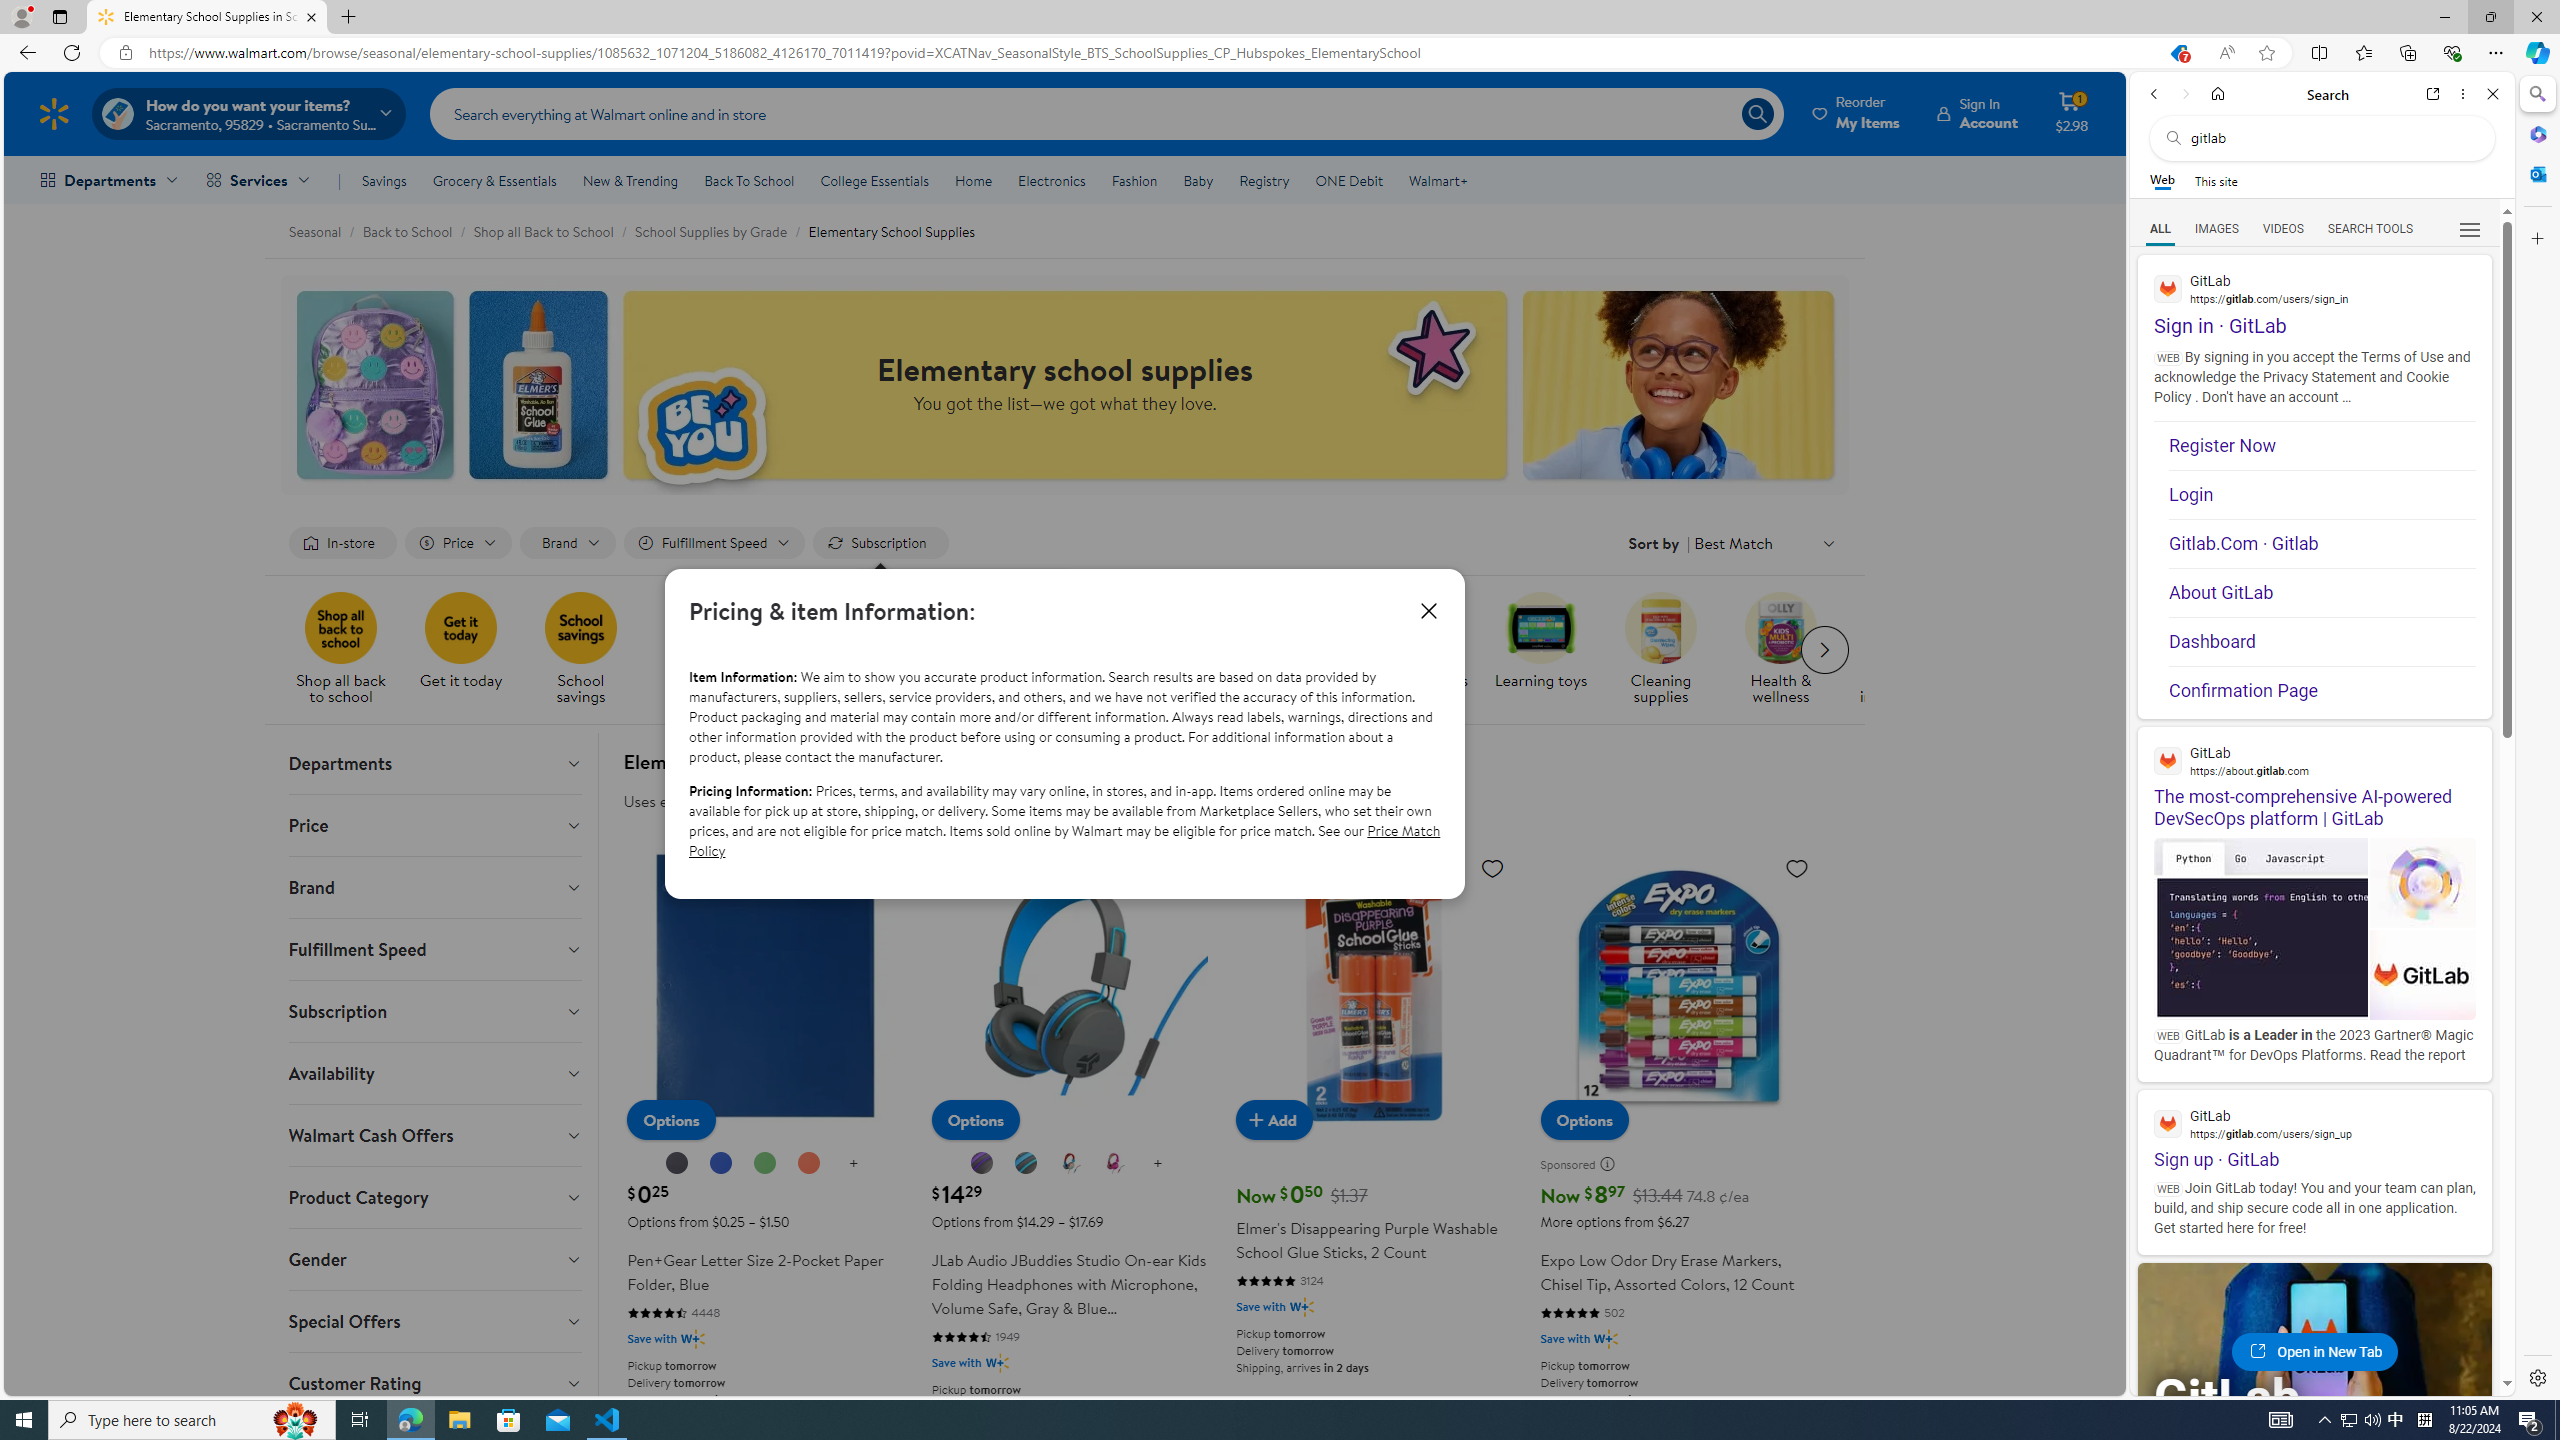 This screenshot has width=2560, height=1440. Describe the element at coordinates (2463, 93) in the screenshot. I see `'More options'` at that location.